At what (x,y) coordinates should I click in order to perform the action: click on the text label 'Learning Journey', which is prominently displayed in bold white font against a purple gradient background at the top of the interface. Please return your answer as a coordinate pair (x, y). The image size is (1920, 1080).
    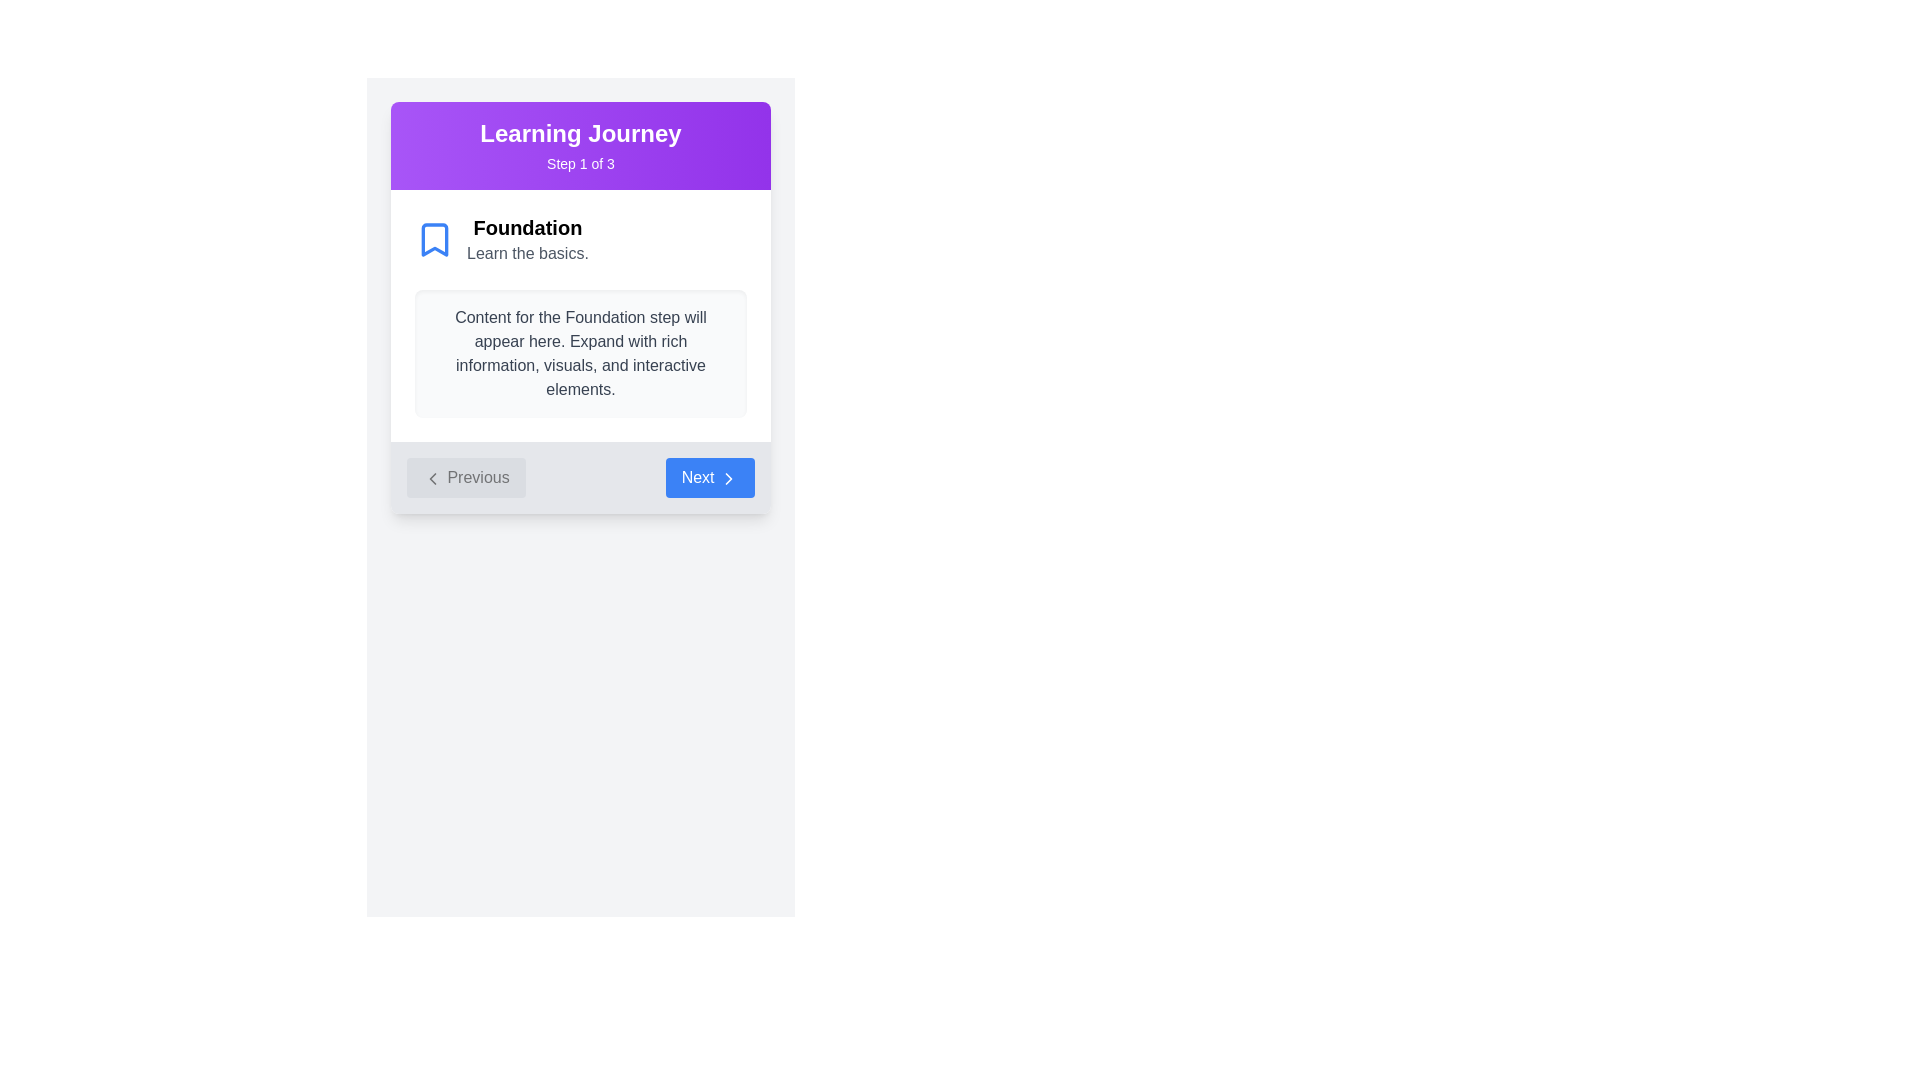
    Looking at the image, I should click on (579, 134).